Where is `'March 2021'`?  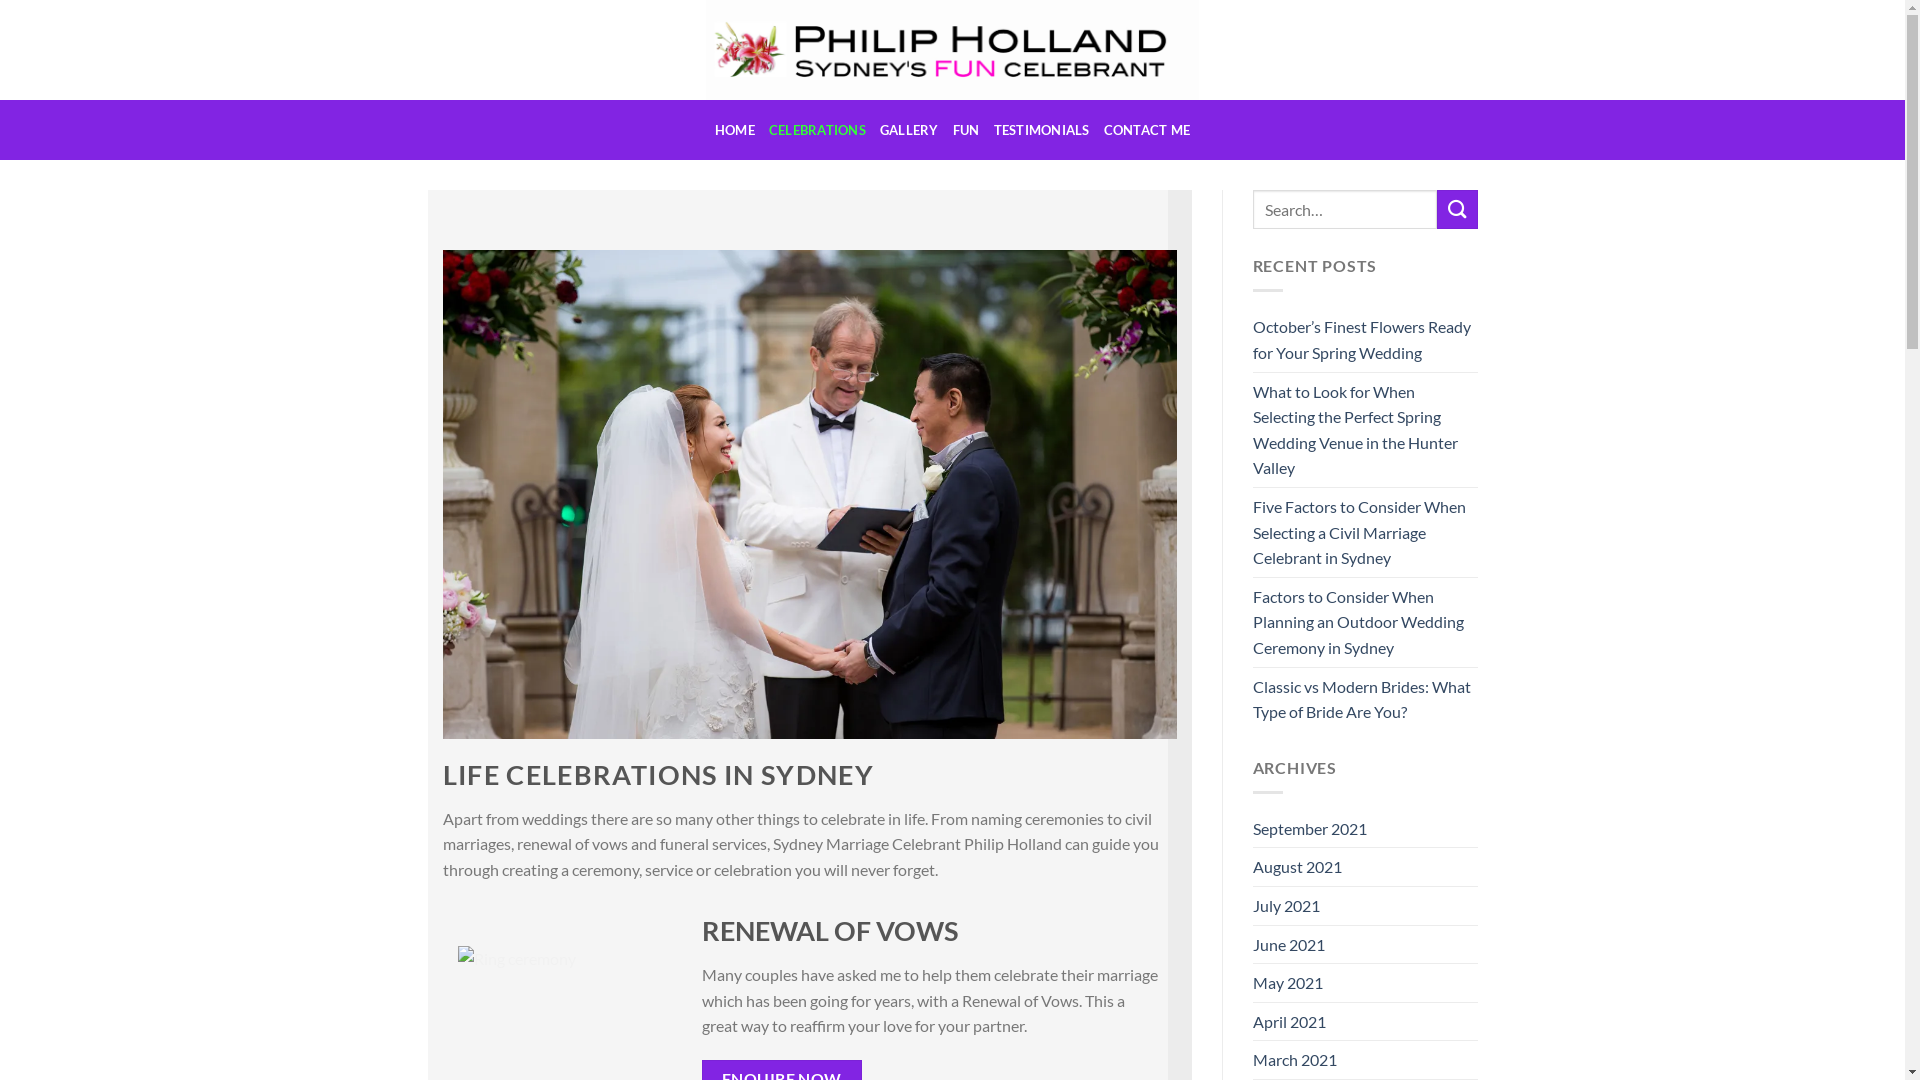
'March 2021' is located at coordinates (1294, 1059).